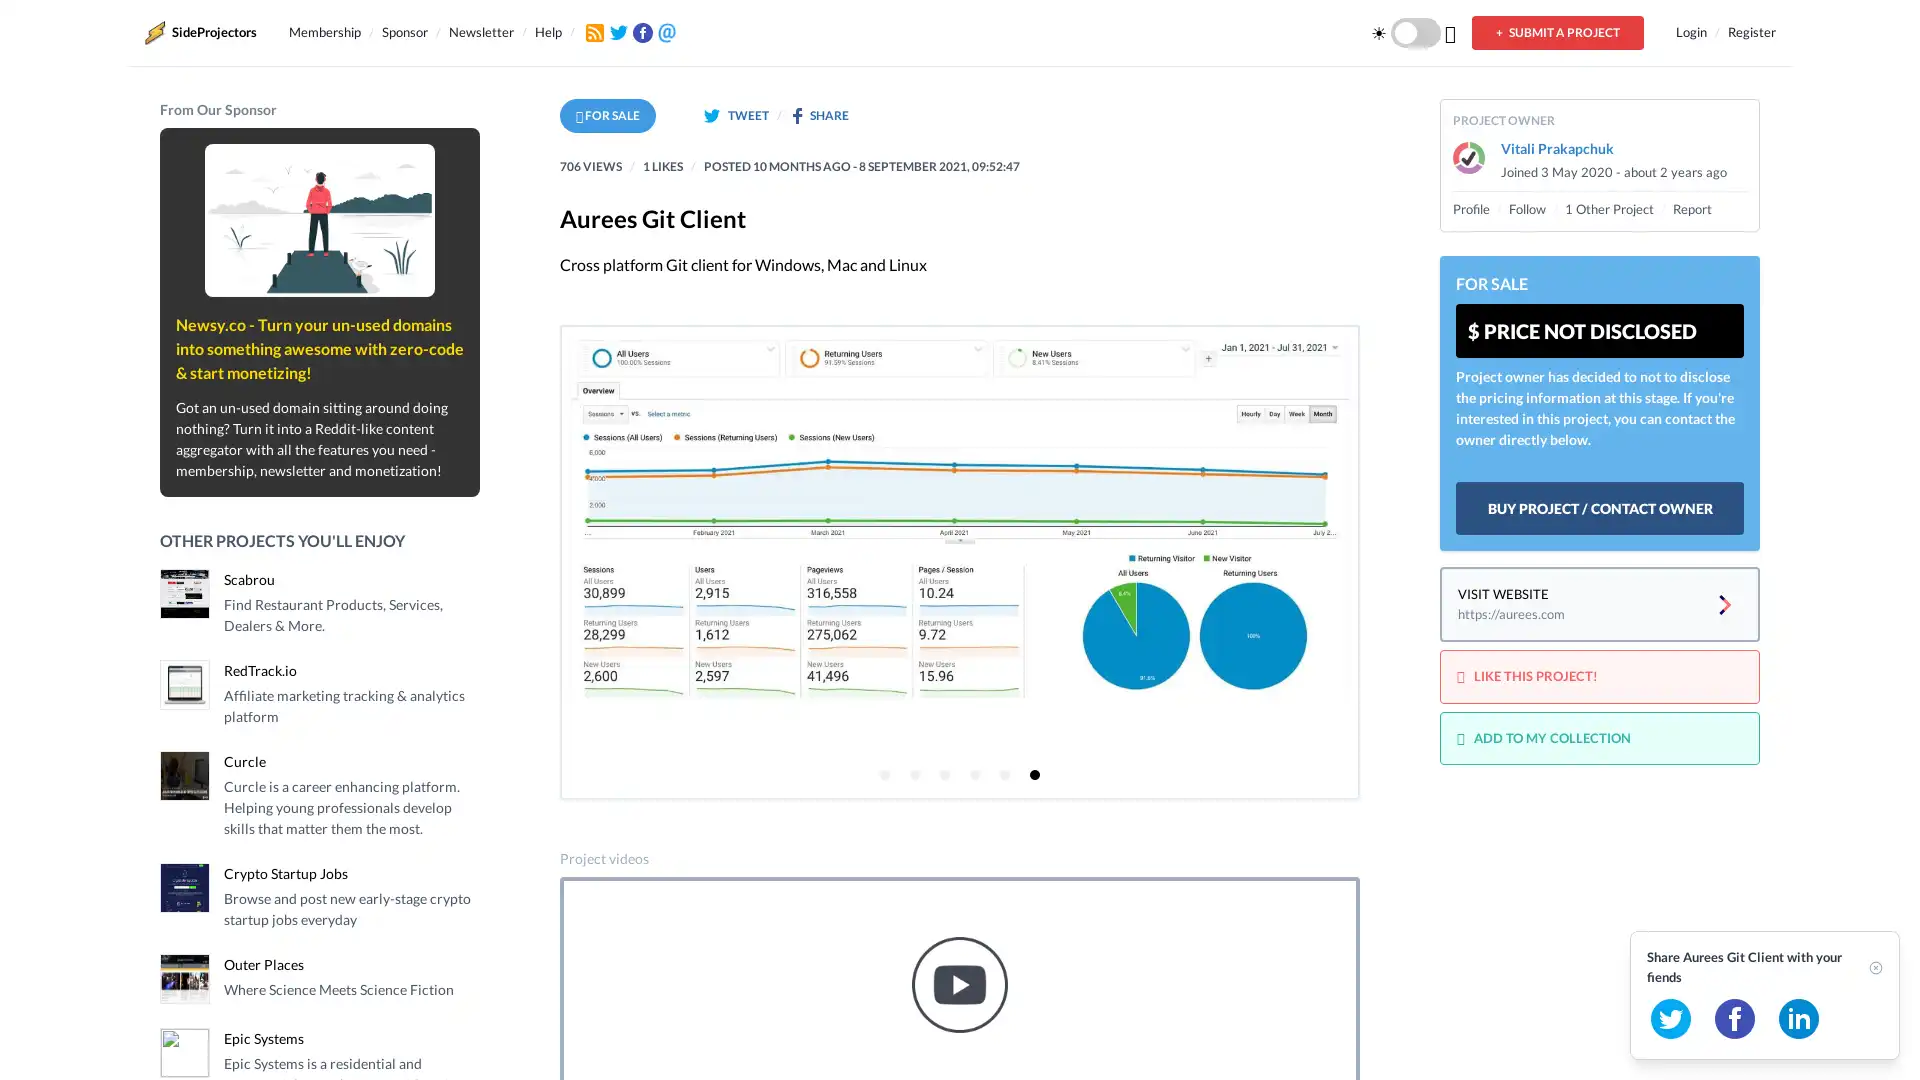 The width and height of the screenshot is (1920, 1080). Describe the element at coordinates (1598, 737) in the screenshot. I see `ADD TO MY COLLECTION` at that location.